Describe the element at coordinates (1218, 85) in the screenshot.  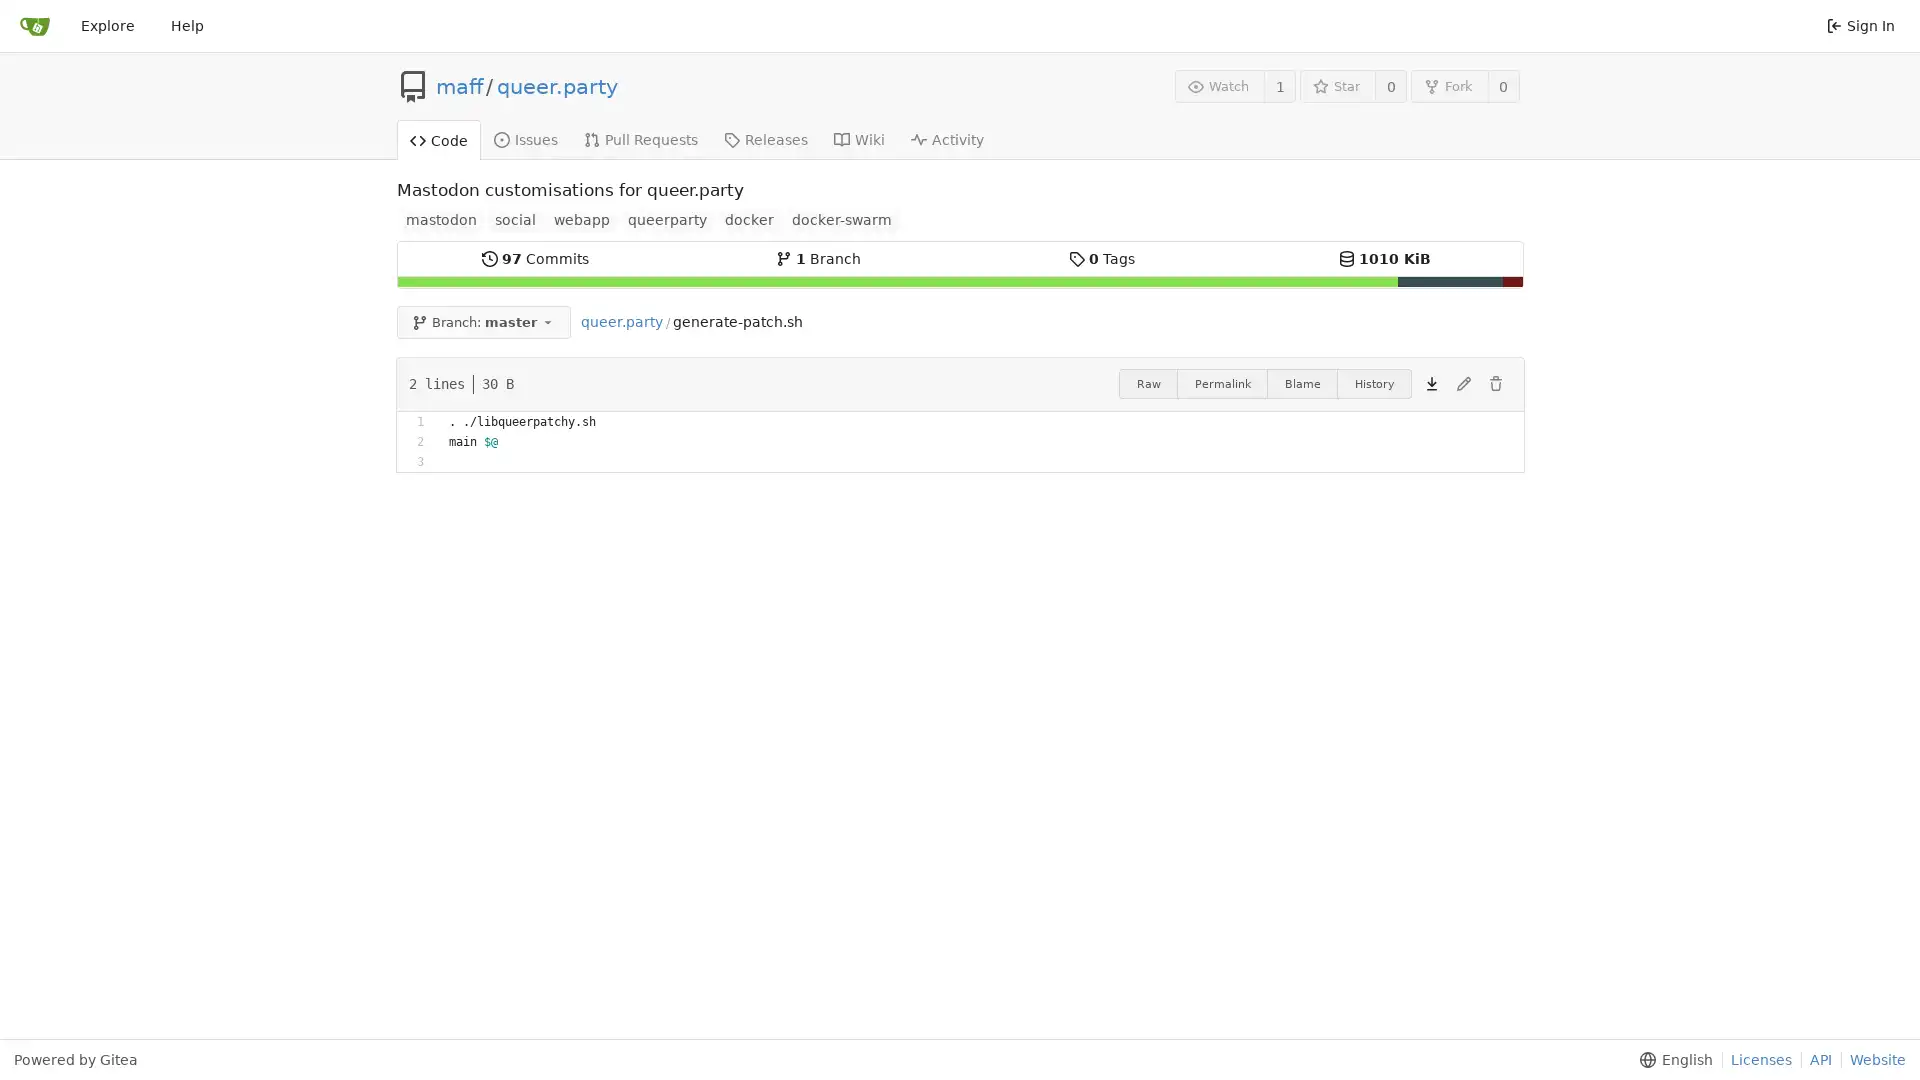
I see `Watch` at that location.